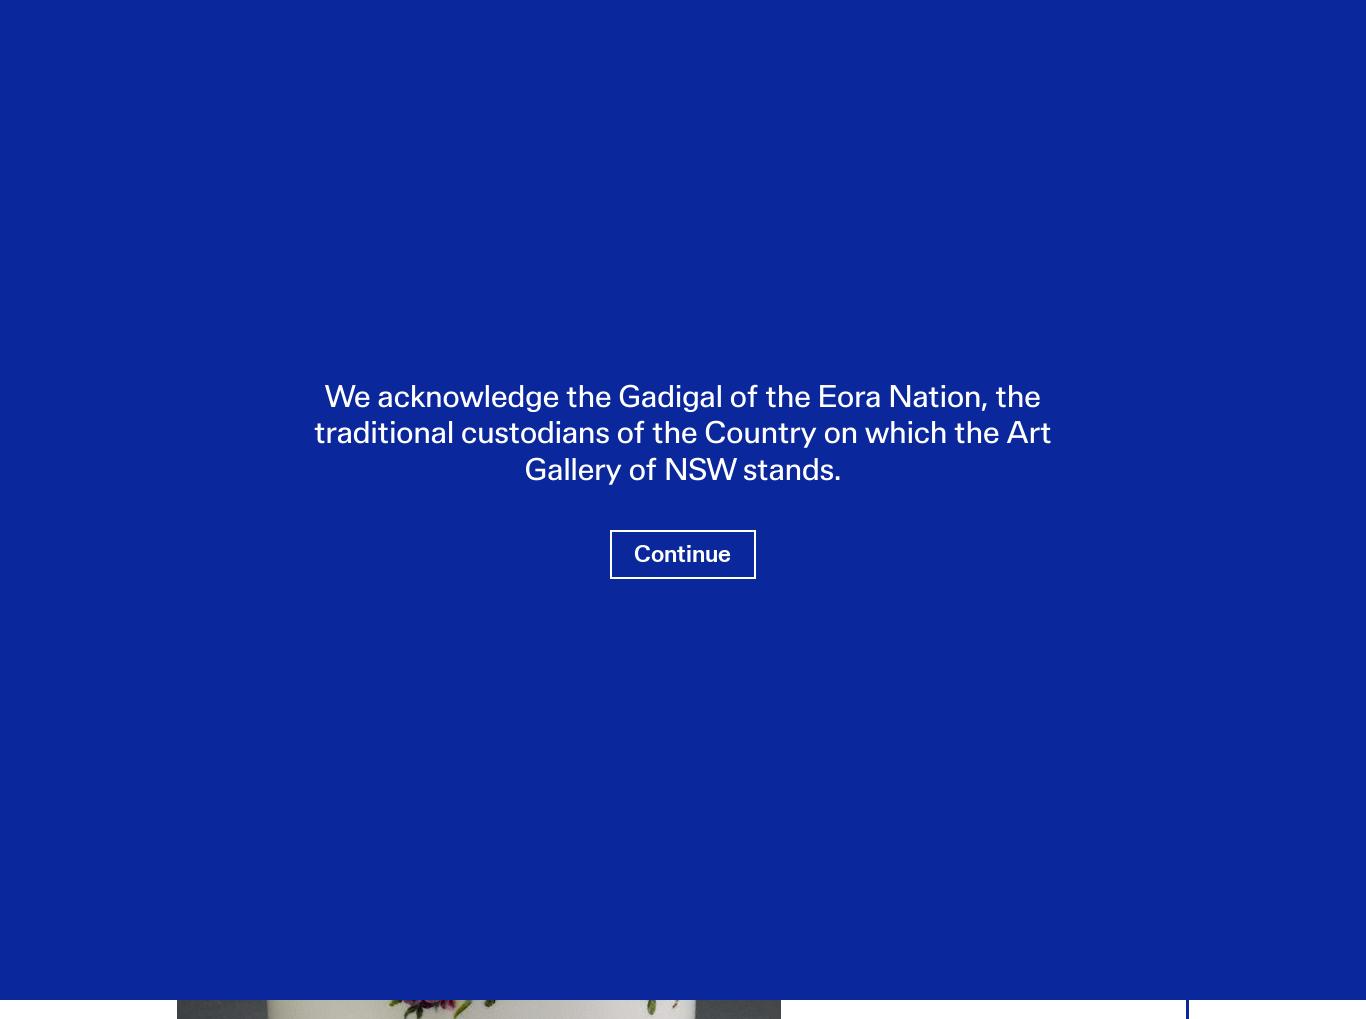  What do you see at coordinates (797, 63) in the screenshot?
I see `'Shop'` at bounding box center [797, 63].